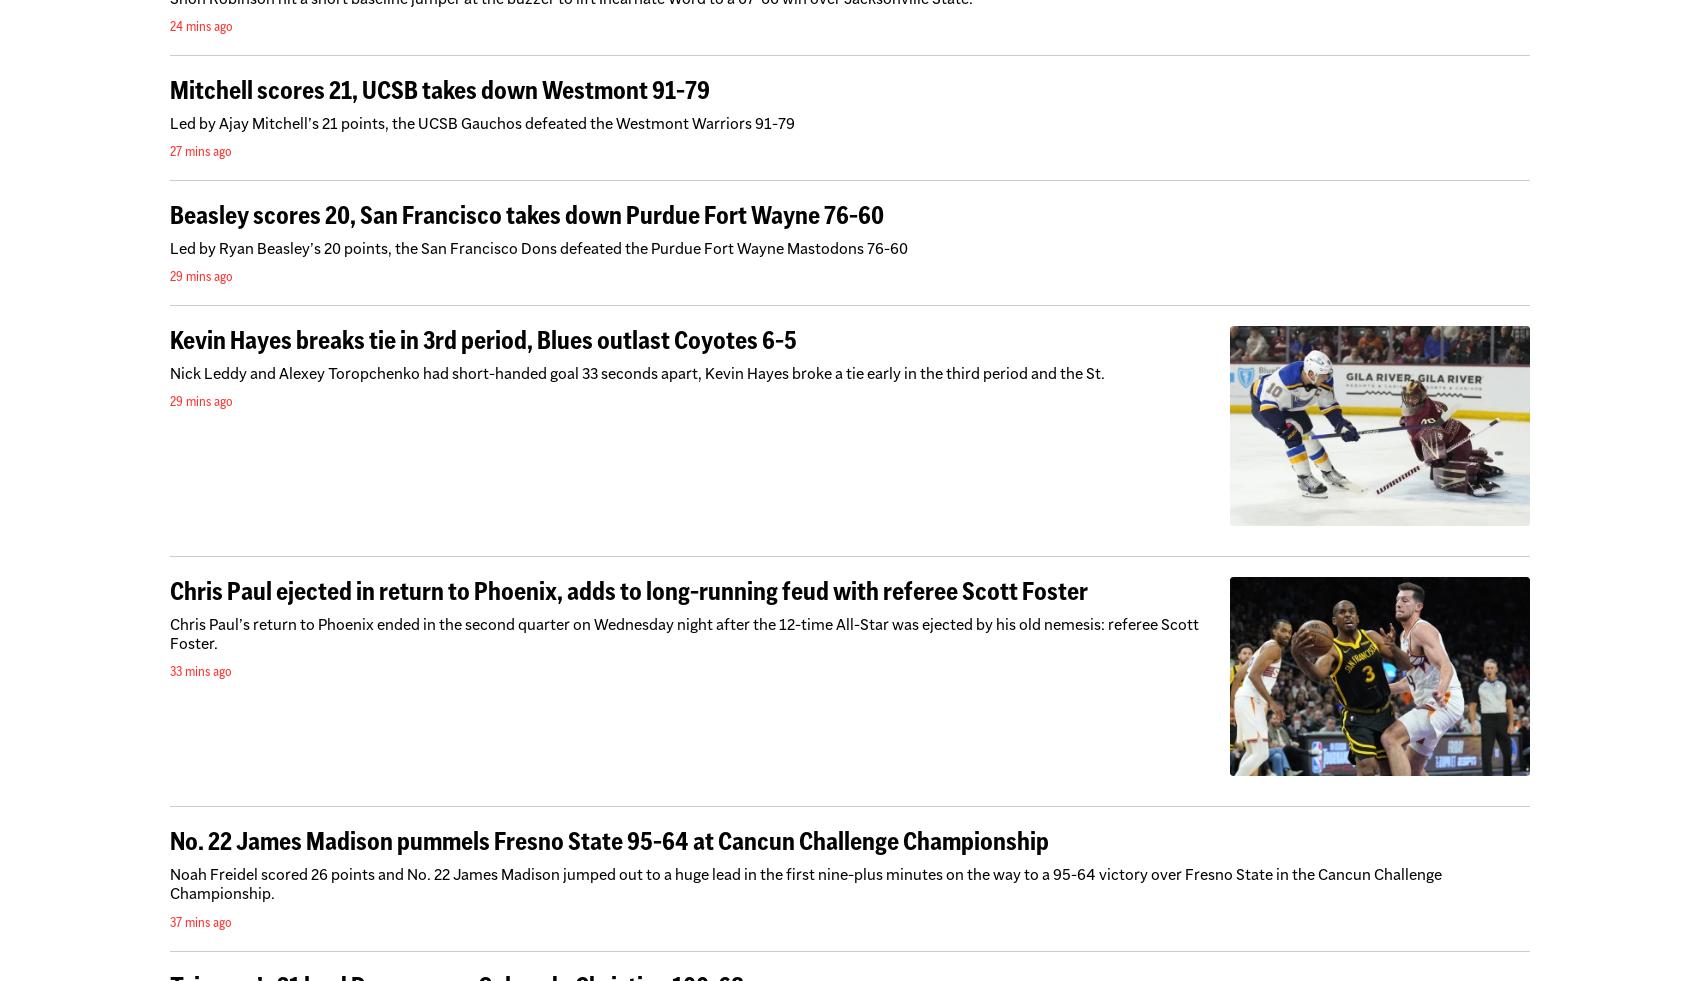 The width and height of the screenshot is (1700, 981). Describe the element at coordinates (199, 920) in the screenshot. I see `'37 mins ago'` at that location.